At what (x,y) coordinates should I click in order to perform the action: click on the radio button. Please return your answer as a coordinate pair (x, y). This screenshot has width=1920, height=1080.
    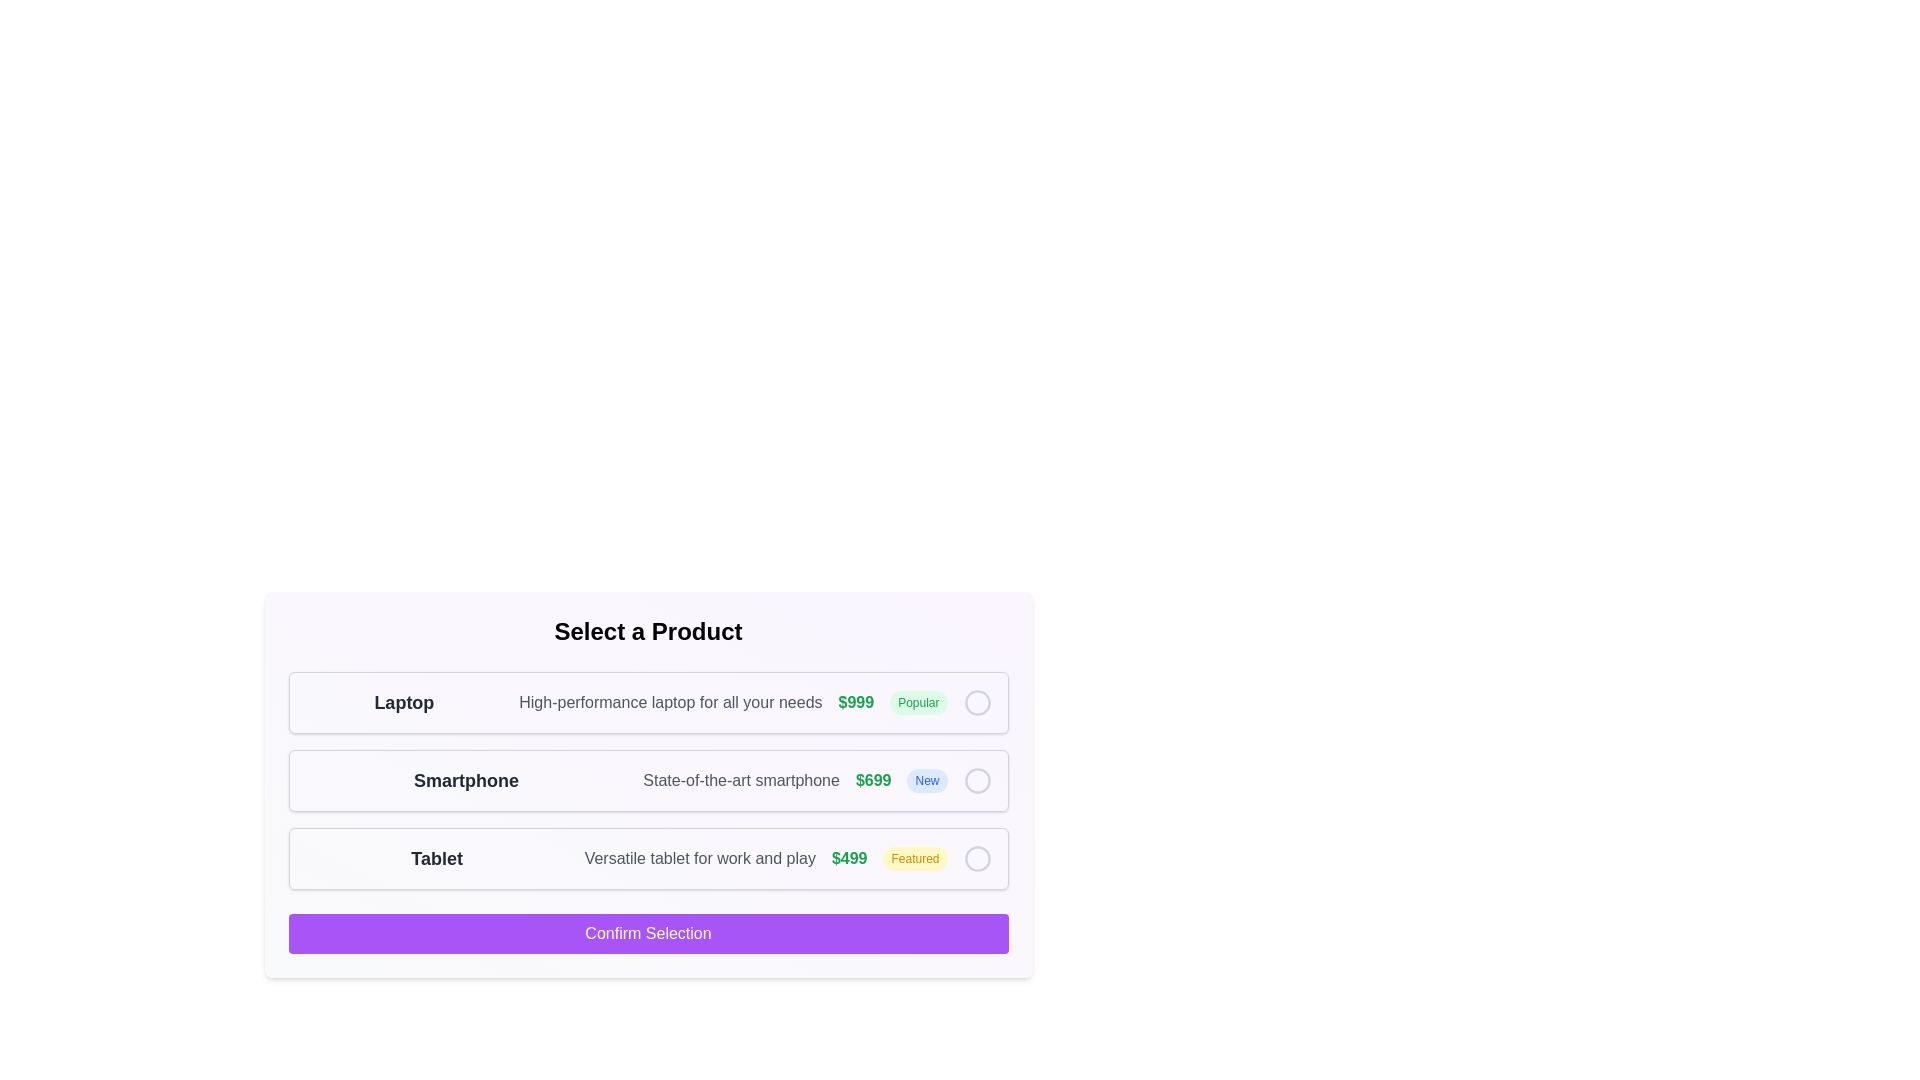
    Looking at the image, I should click on (977, 701).